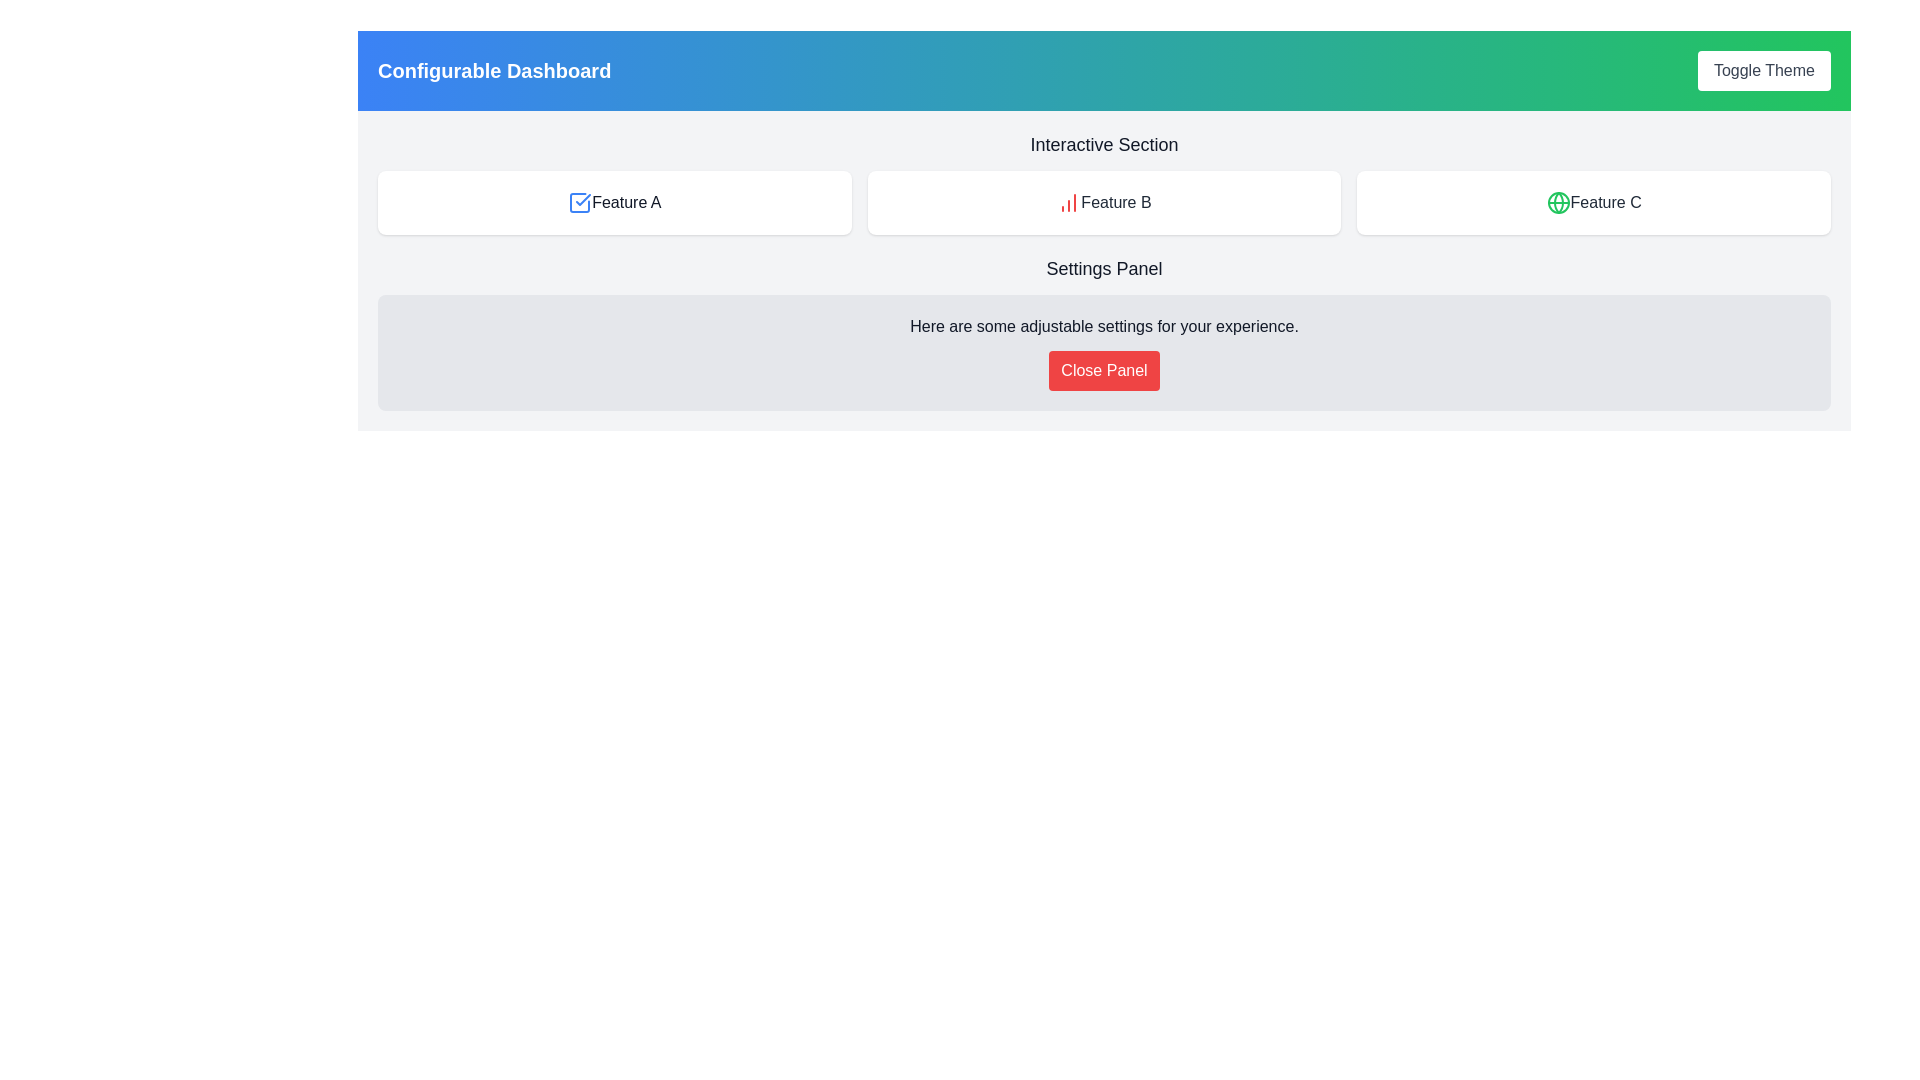  What do you see at coordinates (1593, 203) in the screenshot?
I see `the static informational display for 'Feature C', which is the last button in the sequence of three buttons labeled 'Feature A', 'Feature B', and 'Feature C'. This element is non-interactive and serves` at bounding box center [1593, 203].